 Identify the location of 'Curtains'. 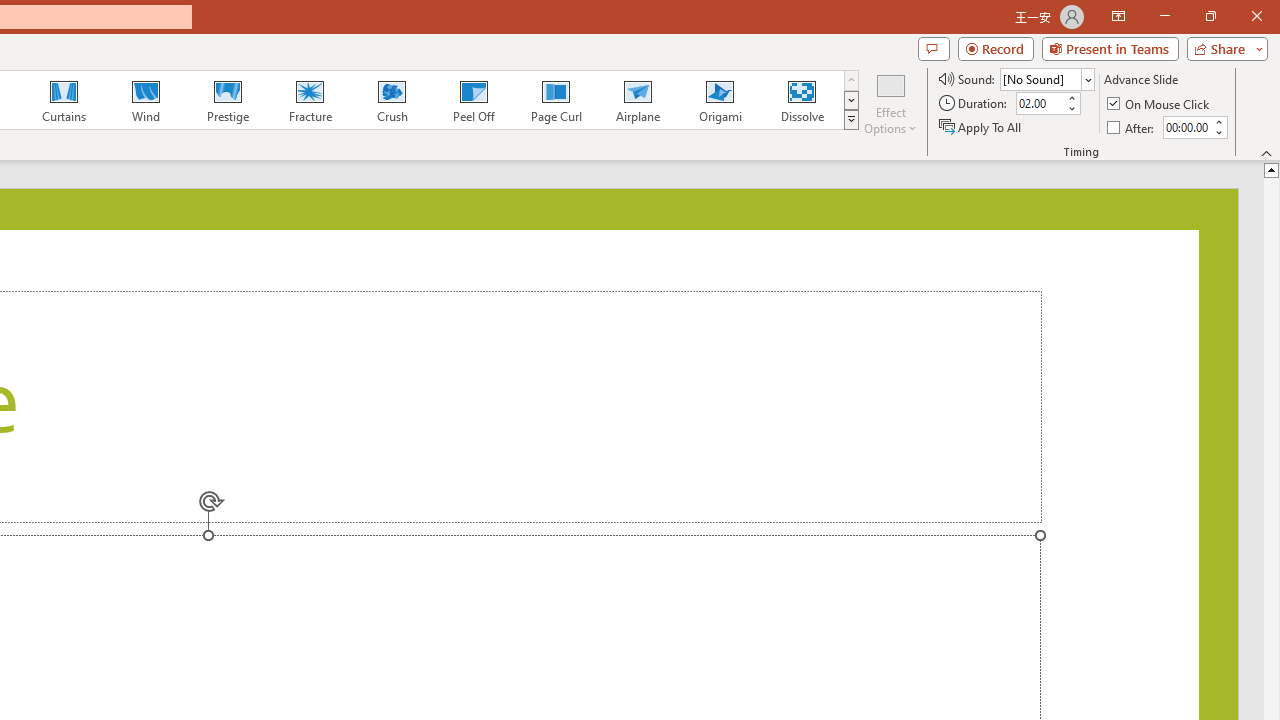
(64, 100).